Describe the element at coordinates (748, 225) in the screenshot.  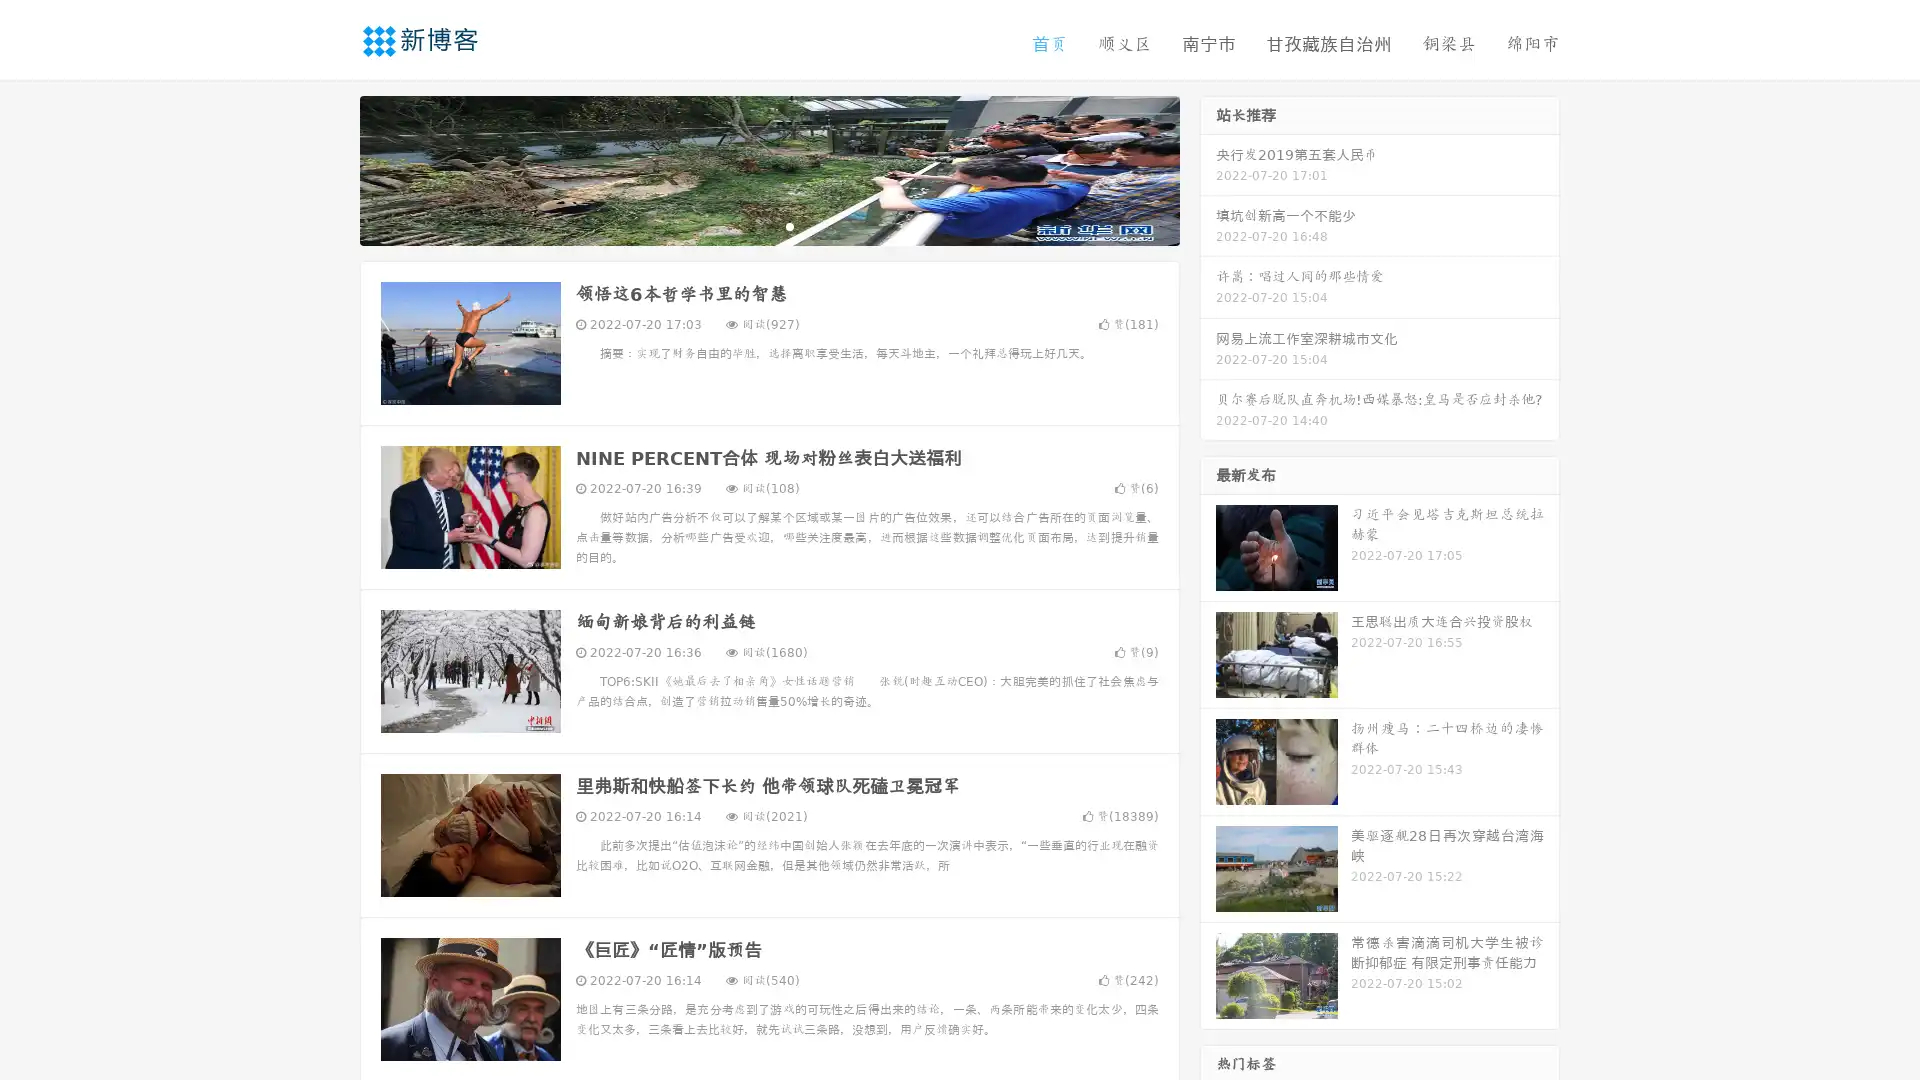
I see `Go to slide 1` at that location.